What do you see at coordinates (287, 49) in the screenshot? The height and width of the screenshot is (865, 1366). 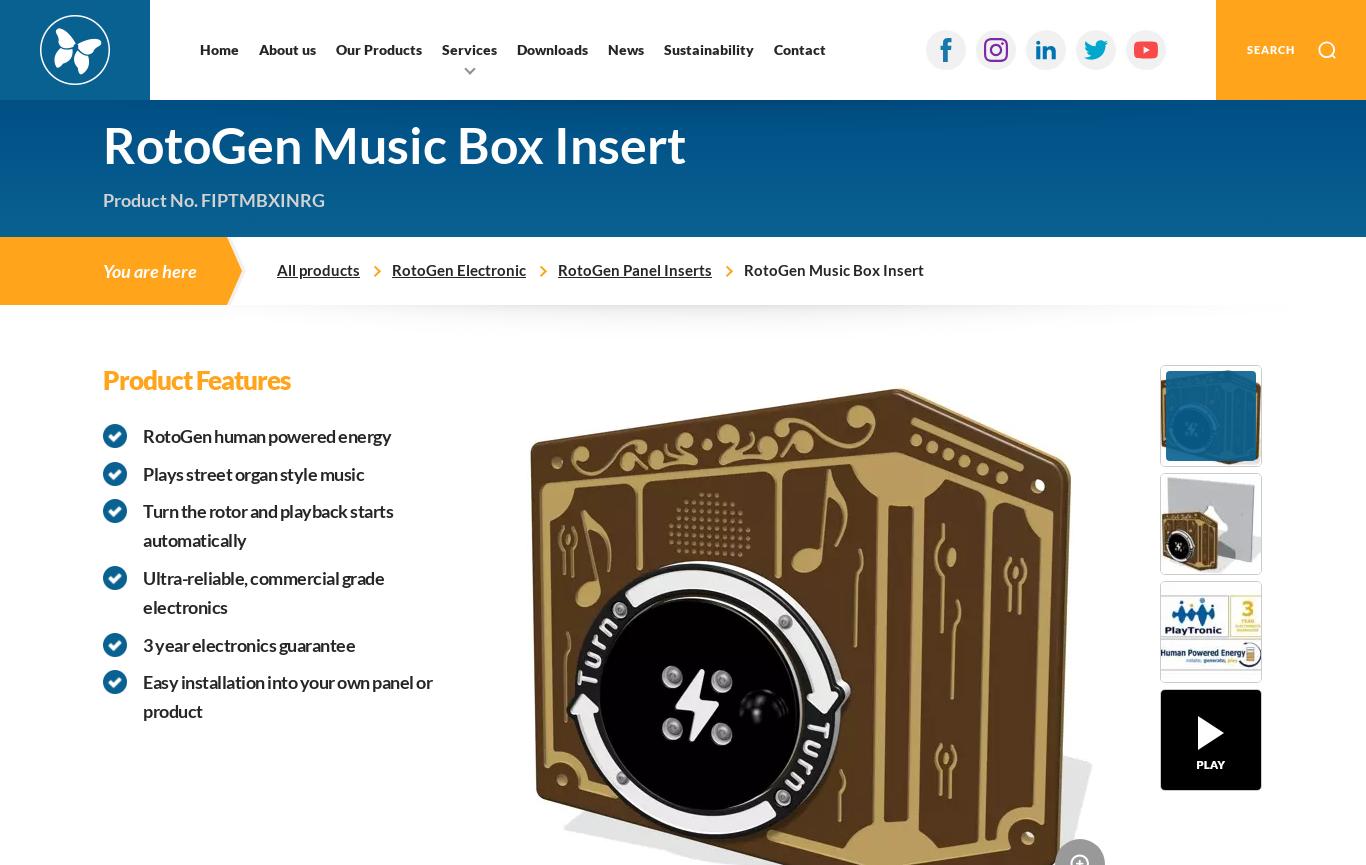 I see `'About us'` at bounding box center [287, 49].